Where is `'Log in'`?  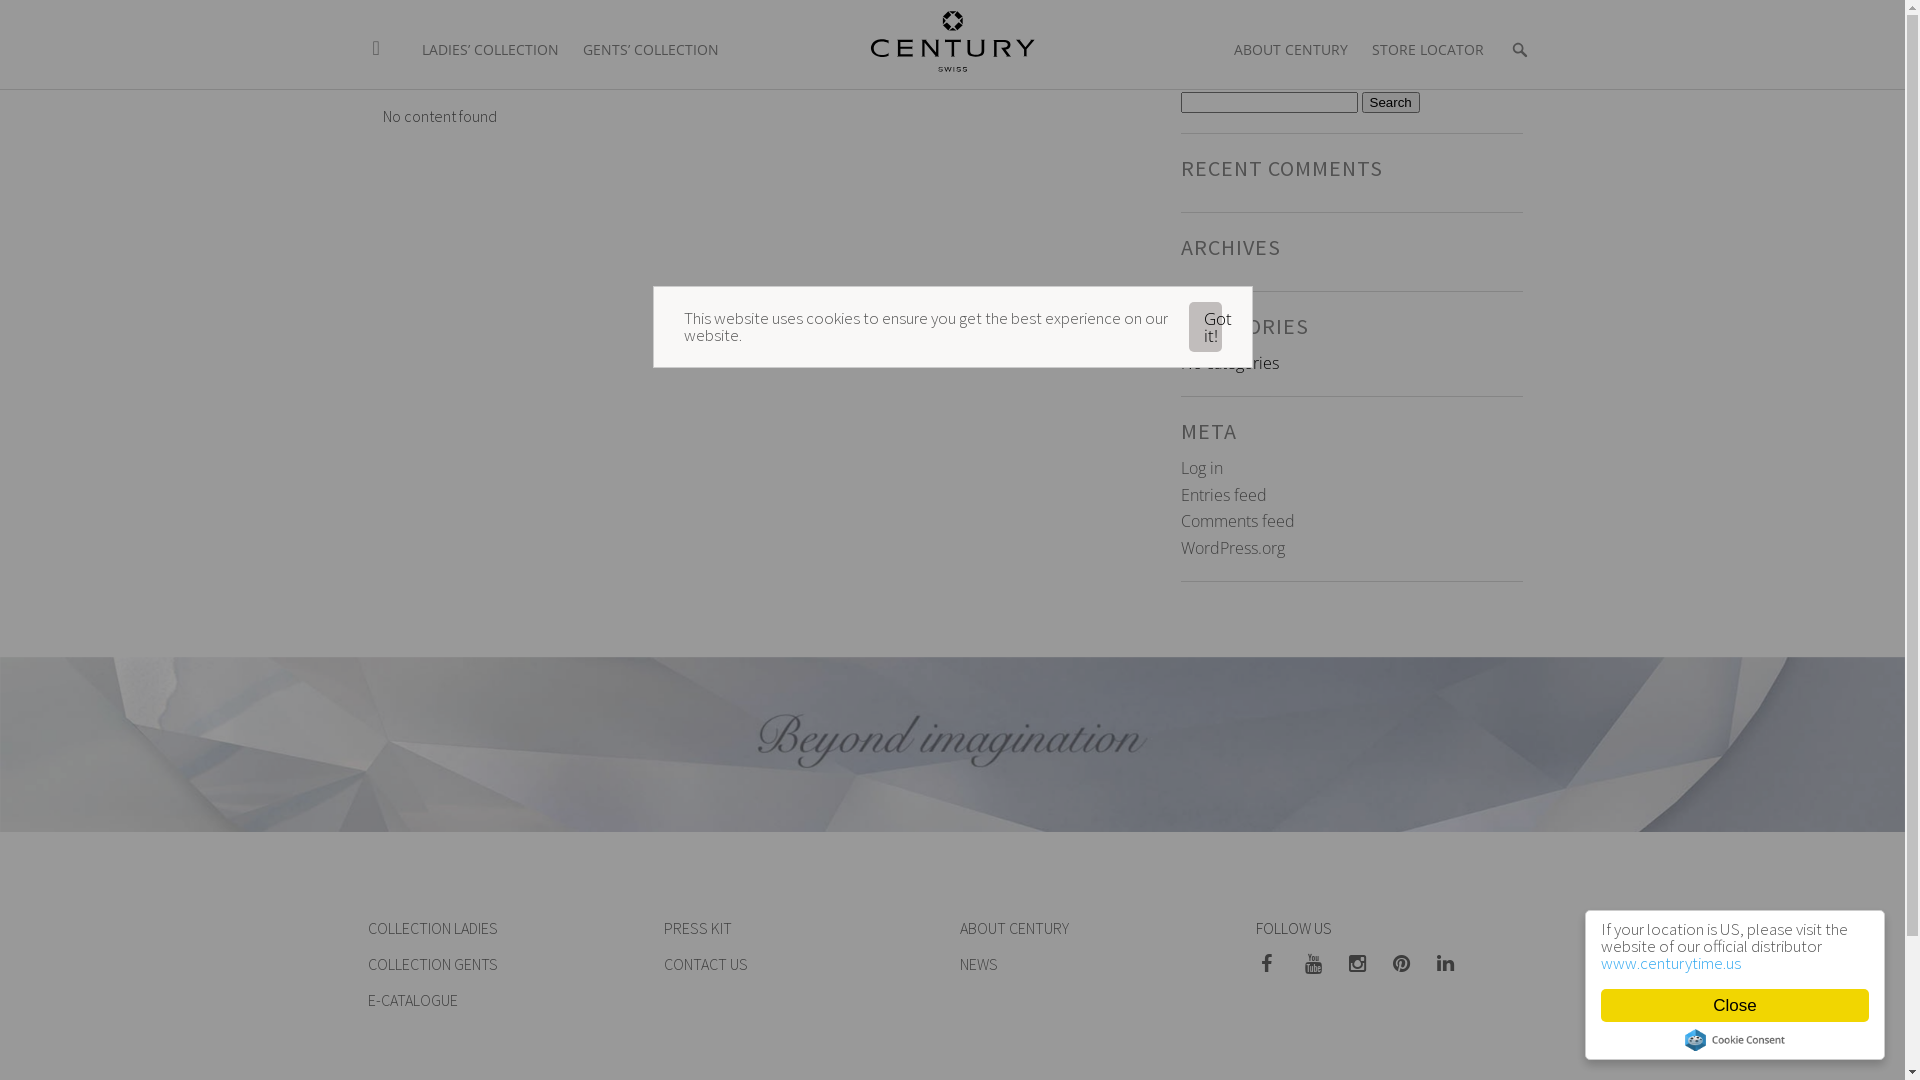 'Log in' is located at coordinates (1200, 467).